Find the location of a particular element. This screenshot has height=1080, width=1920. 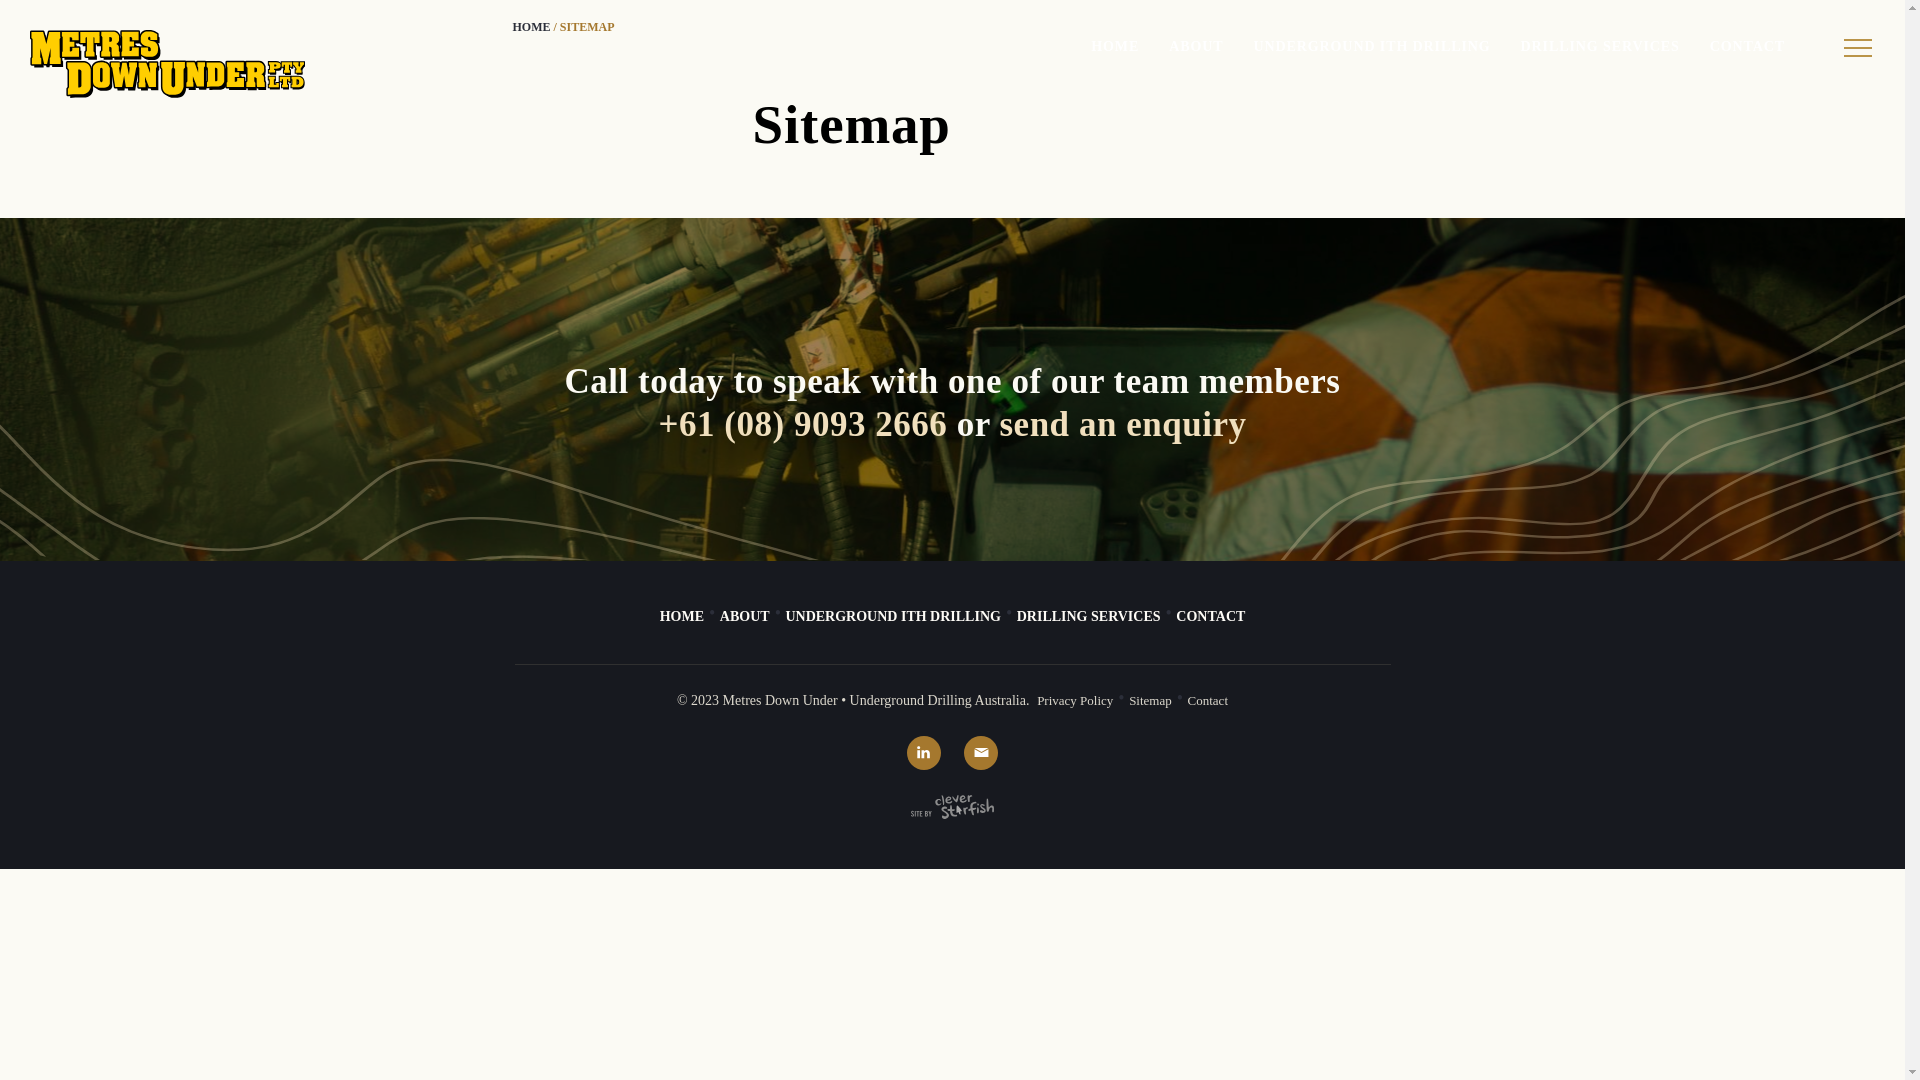

'+61 (08) 9093 2666' is located at coordinates (802, 423).